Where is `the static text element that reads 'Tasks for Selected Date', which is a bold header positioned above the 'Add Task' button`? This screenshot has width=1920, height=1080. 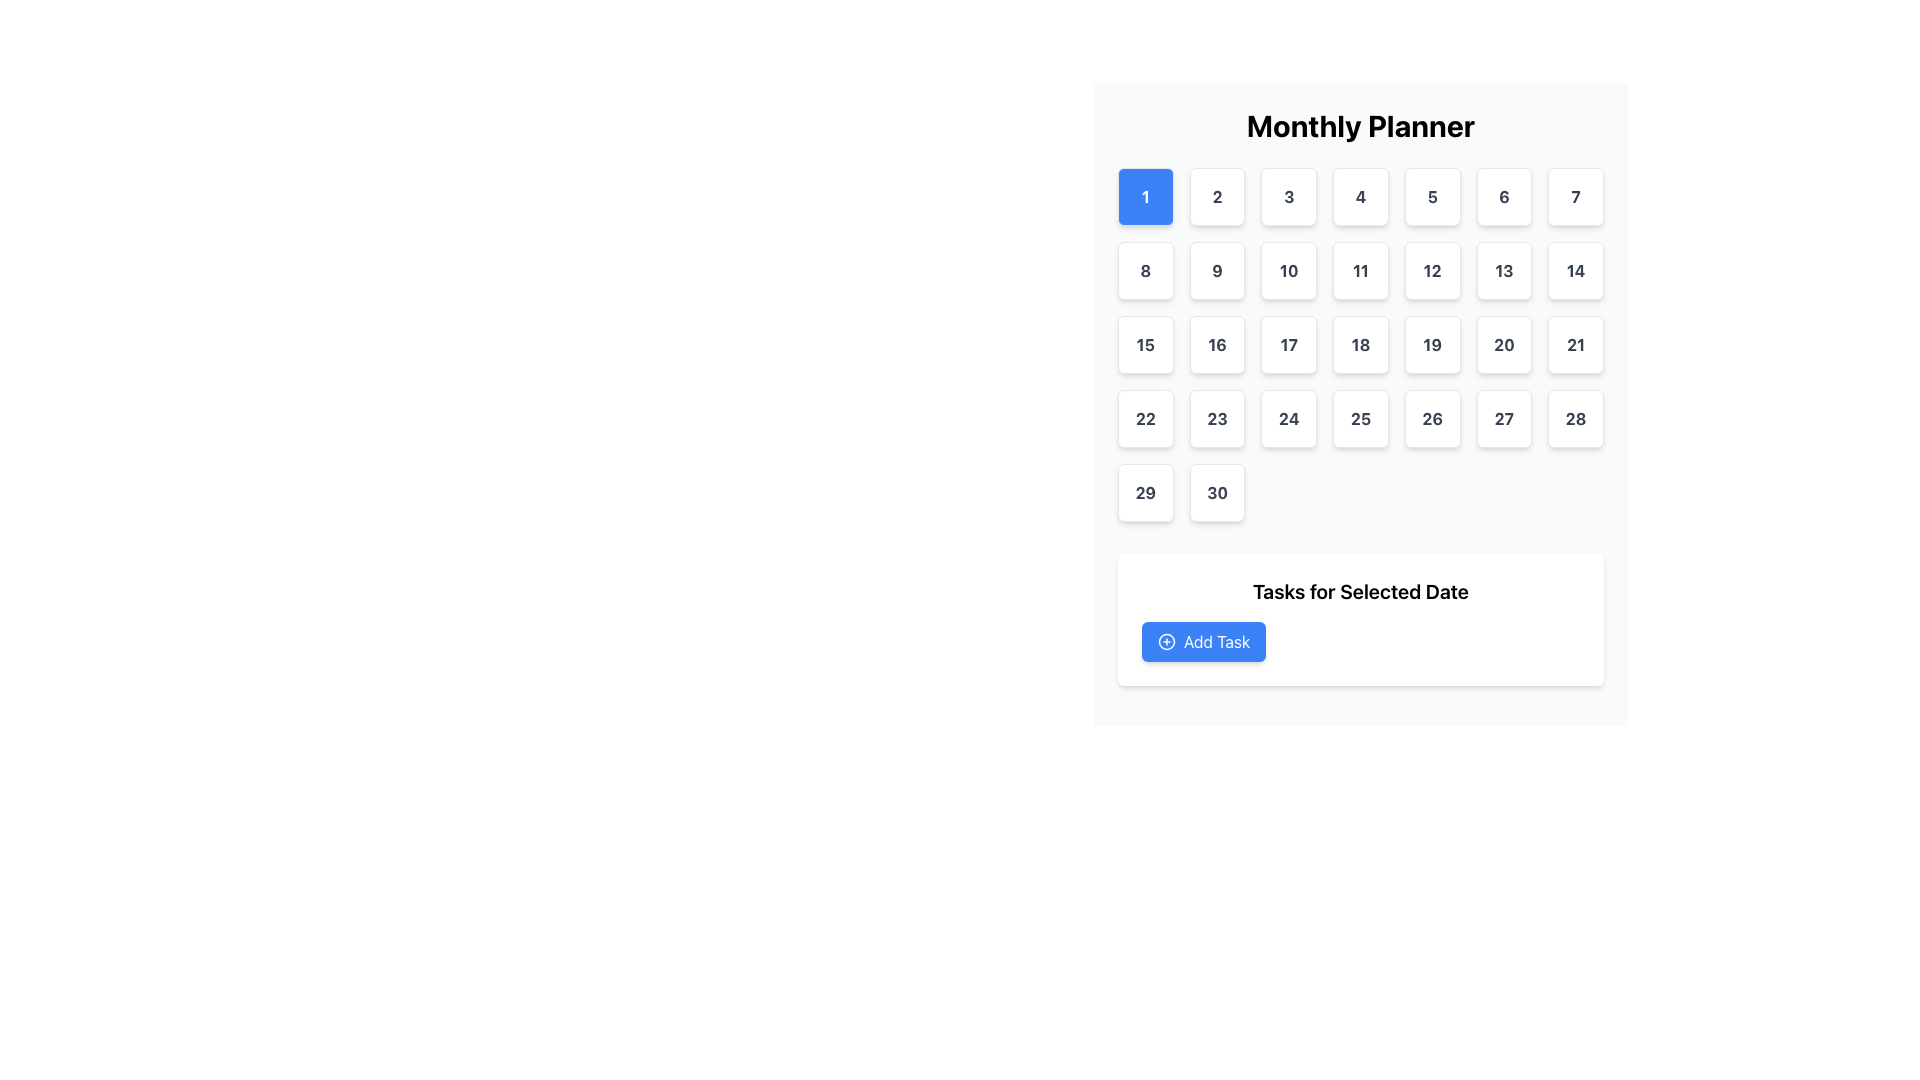 the static text element that reads 'Tasks for Selected Date', which is a bold header positioned above the 'Add Task' button is located at coordinates (1360, 590).